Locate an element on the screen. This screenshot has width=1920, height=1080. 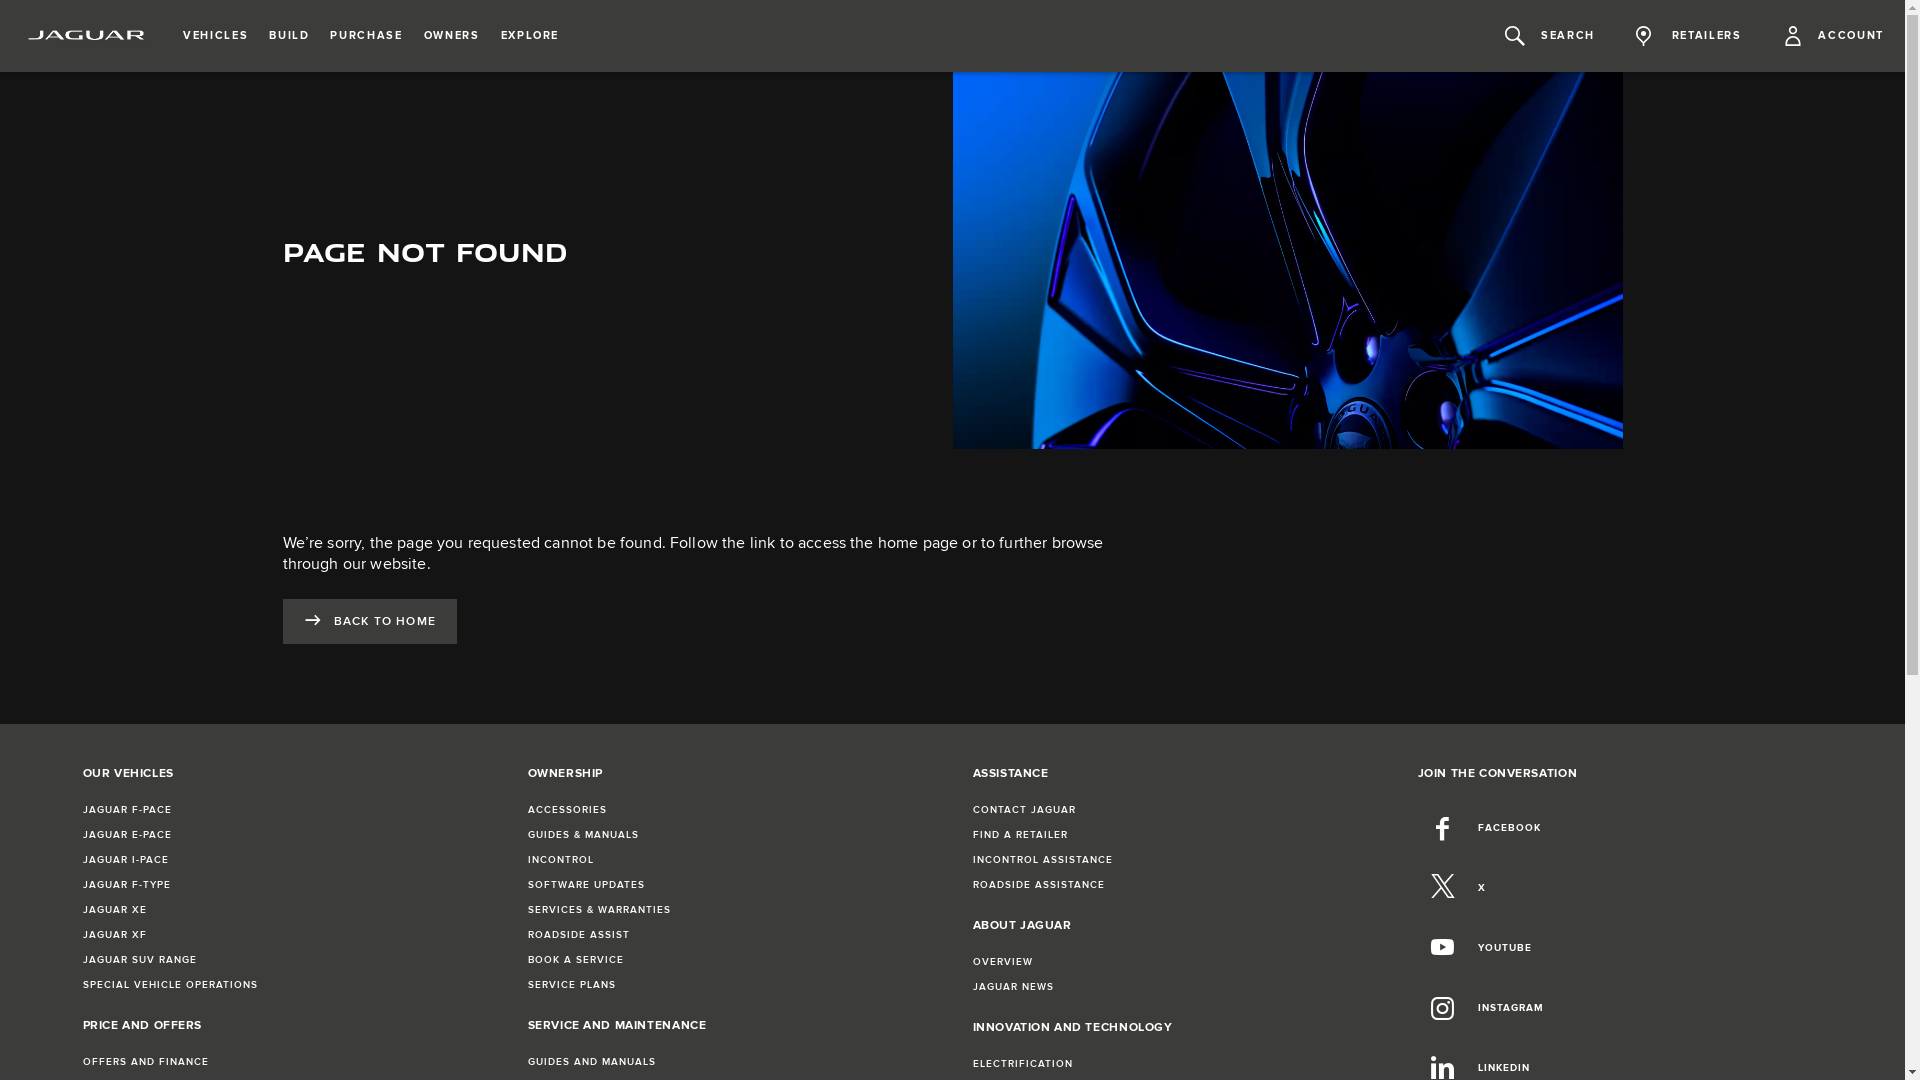
'OVERVIEW' is located at coordinates (1002, 960).